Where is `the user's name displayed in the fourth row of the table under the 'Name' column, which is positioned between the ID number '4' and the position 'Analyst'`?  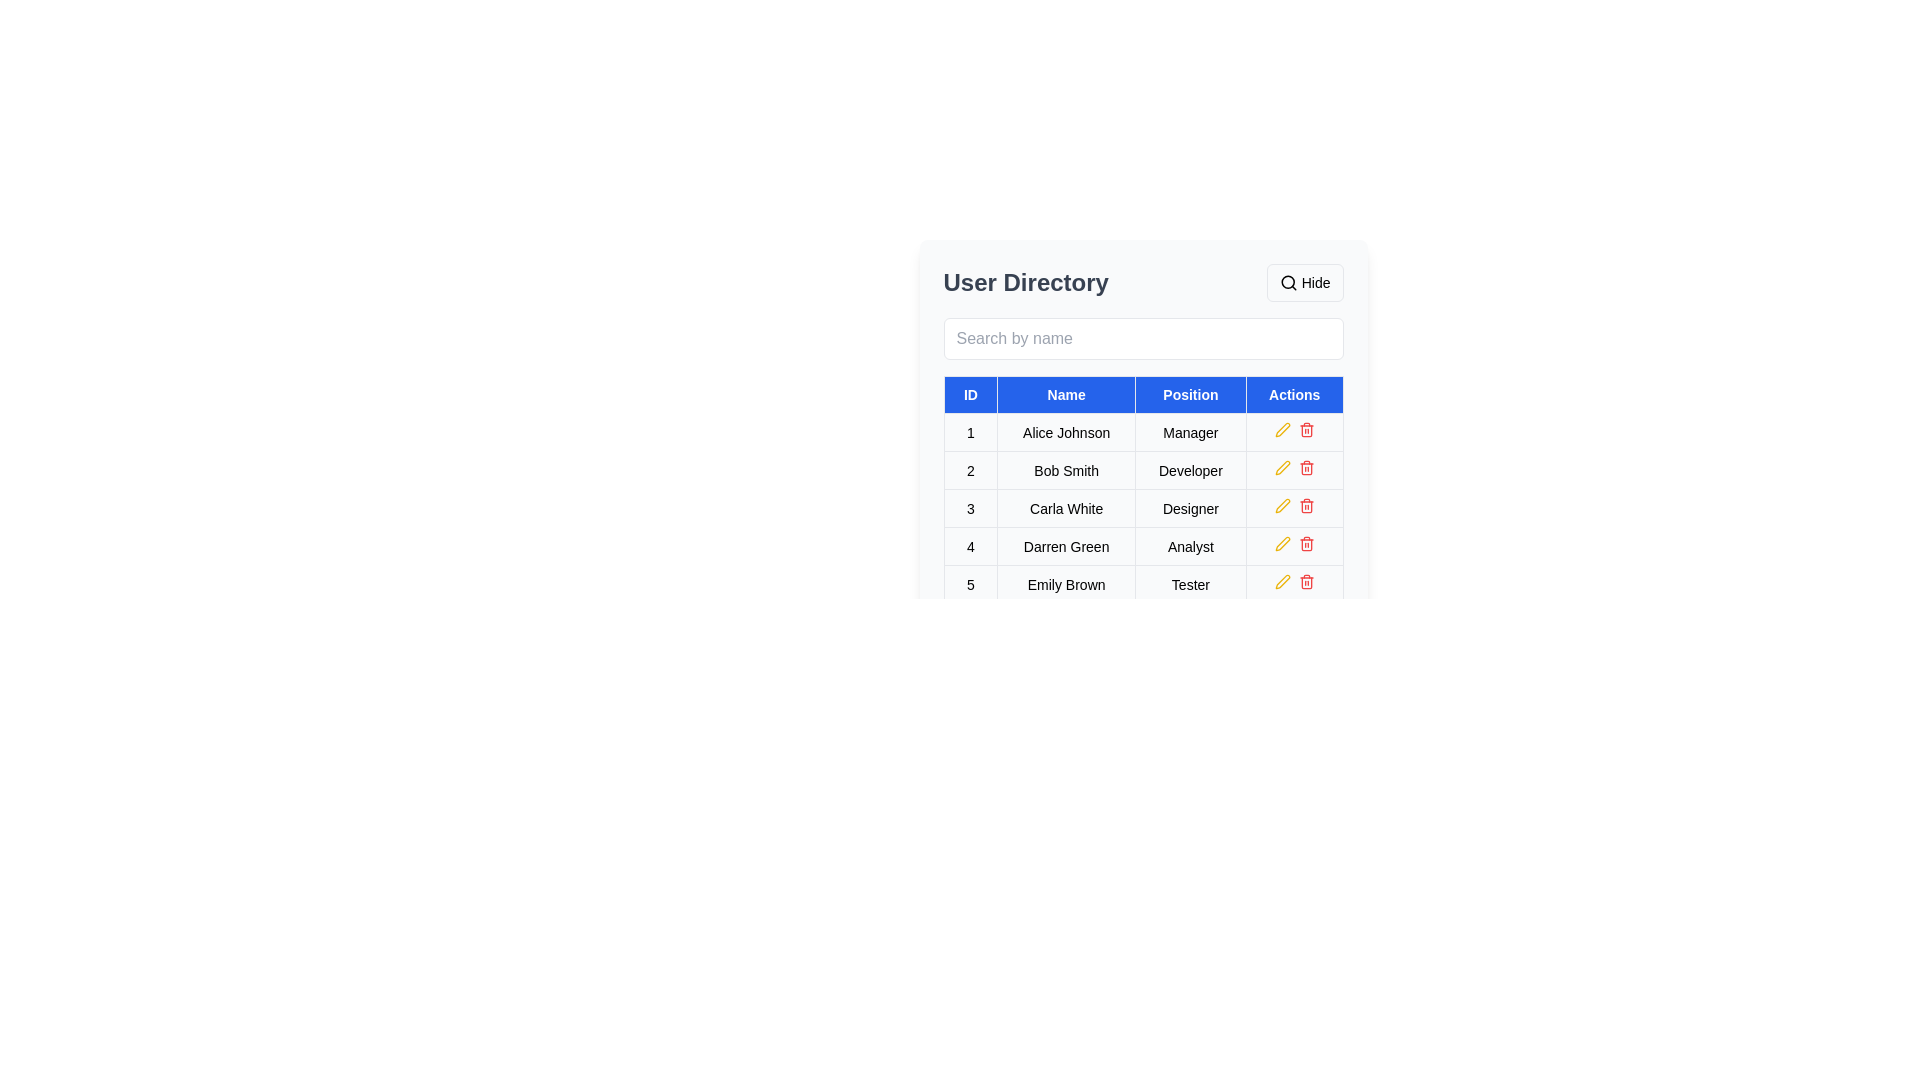 the user's name displayed in the fourth row of the table under the 'Name' column, which is positioned between the ID number '4' and the position 'Analyst' is located at coordinates (1065, 546).